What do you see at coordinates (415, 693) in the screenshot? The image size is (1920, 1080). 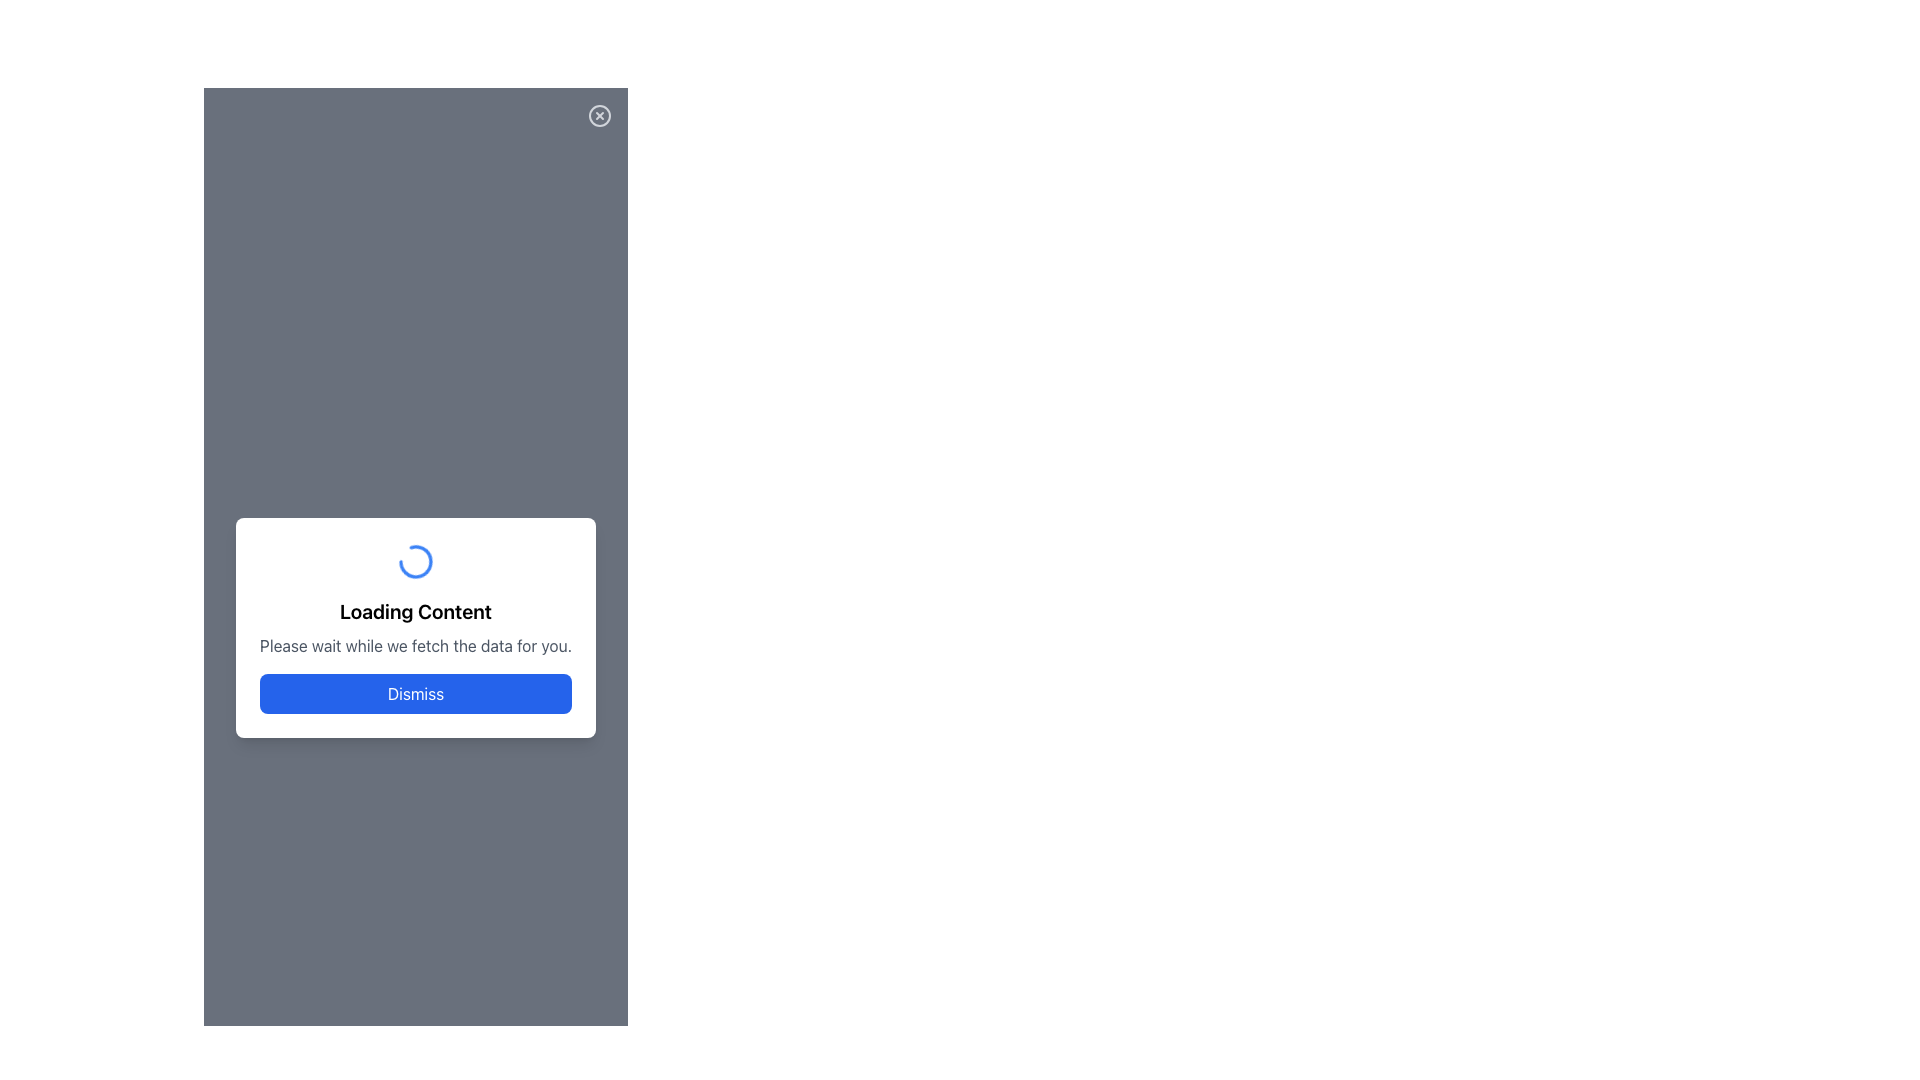 I see `the 'Dismiss' button located at the bottom of the modal dialog` at bounding box center [415, 693].